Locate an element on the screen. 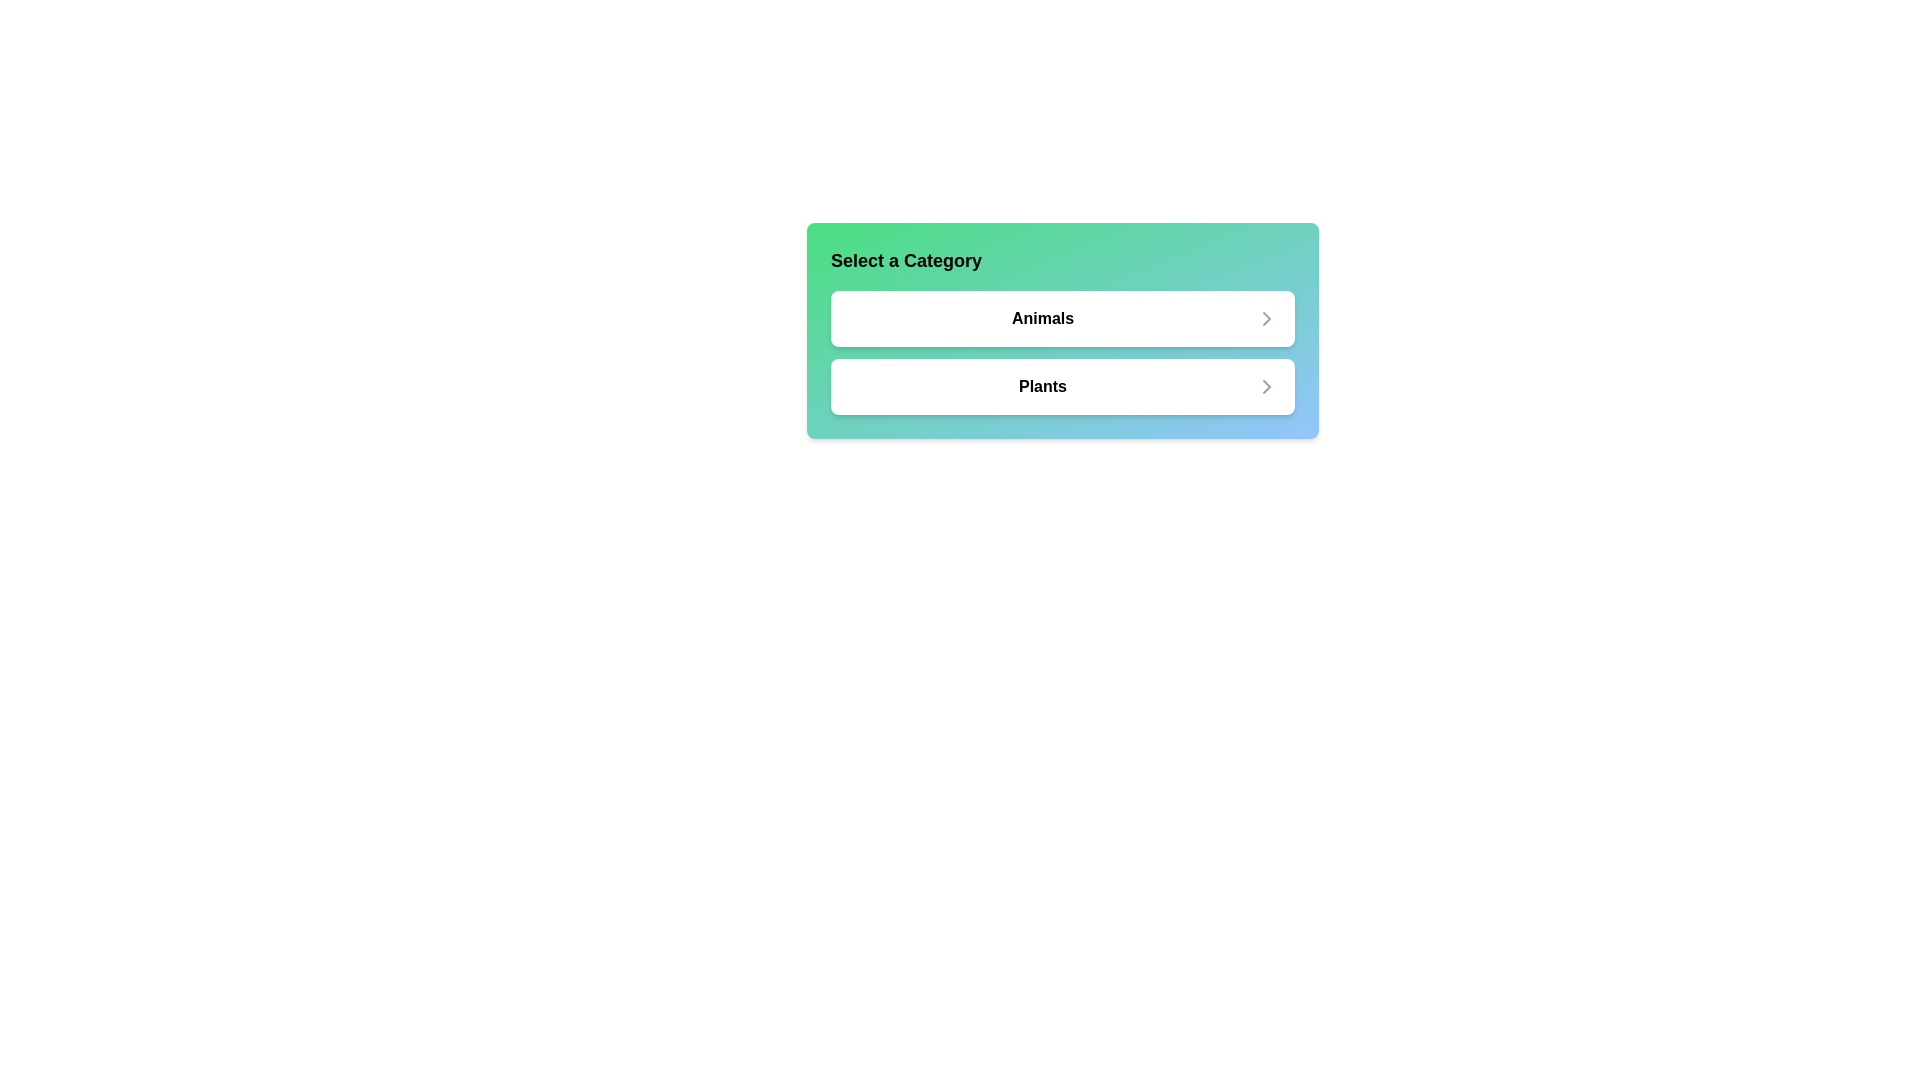 The width and height of the screenshot is (1920, 1080). the rightward-pointing chevron arrow icon with a gray outline is located at coordinates (1266, 318).